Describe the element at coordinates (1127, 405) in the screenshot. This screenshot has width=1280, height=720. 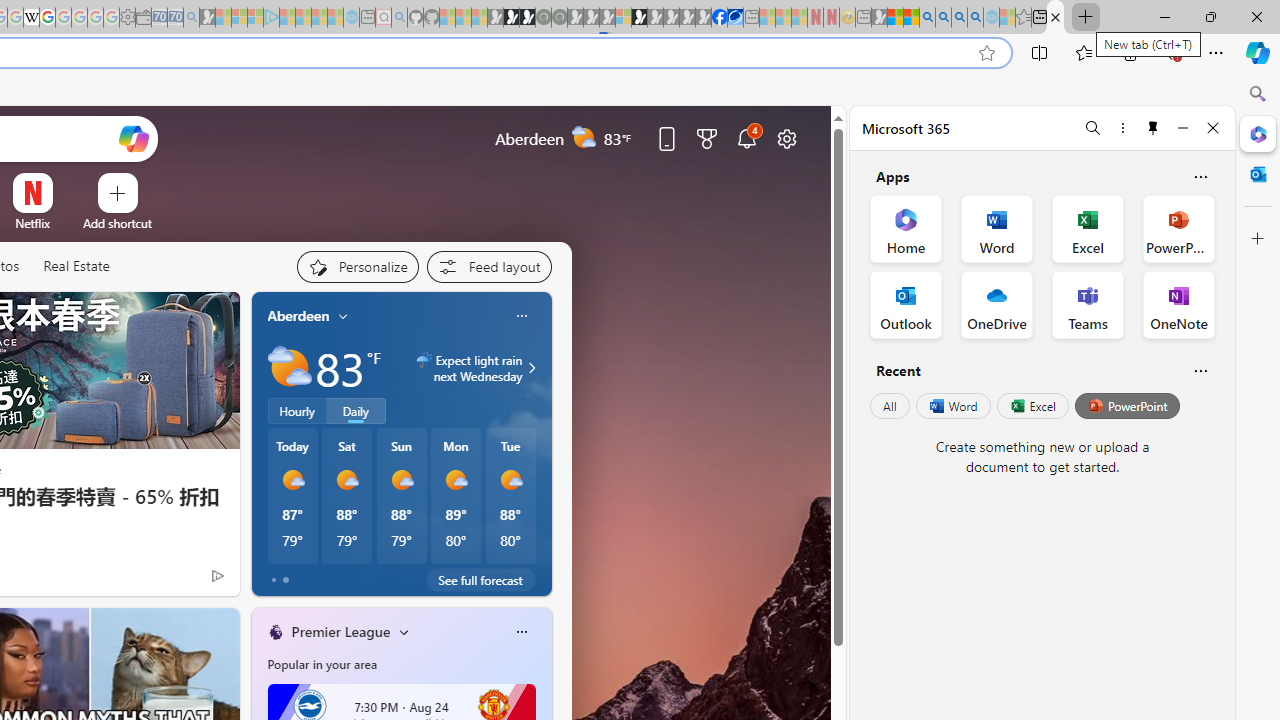
I see `'PowerPoint'` at that location.